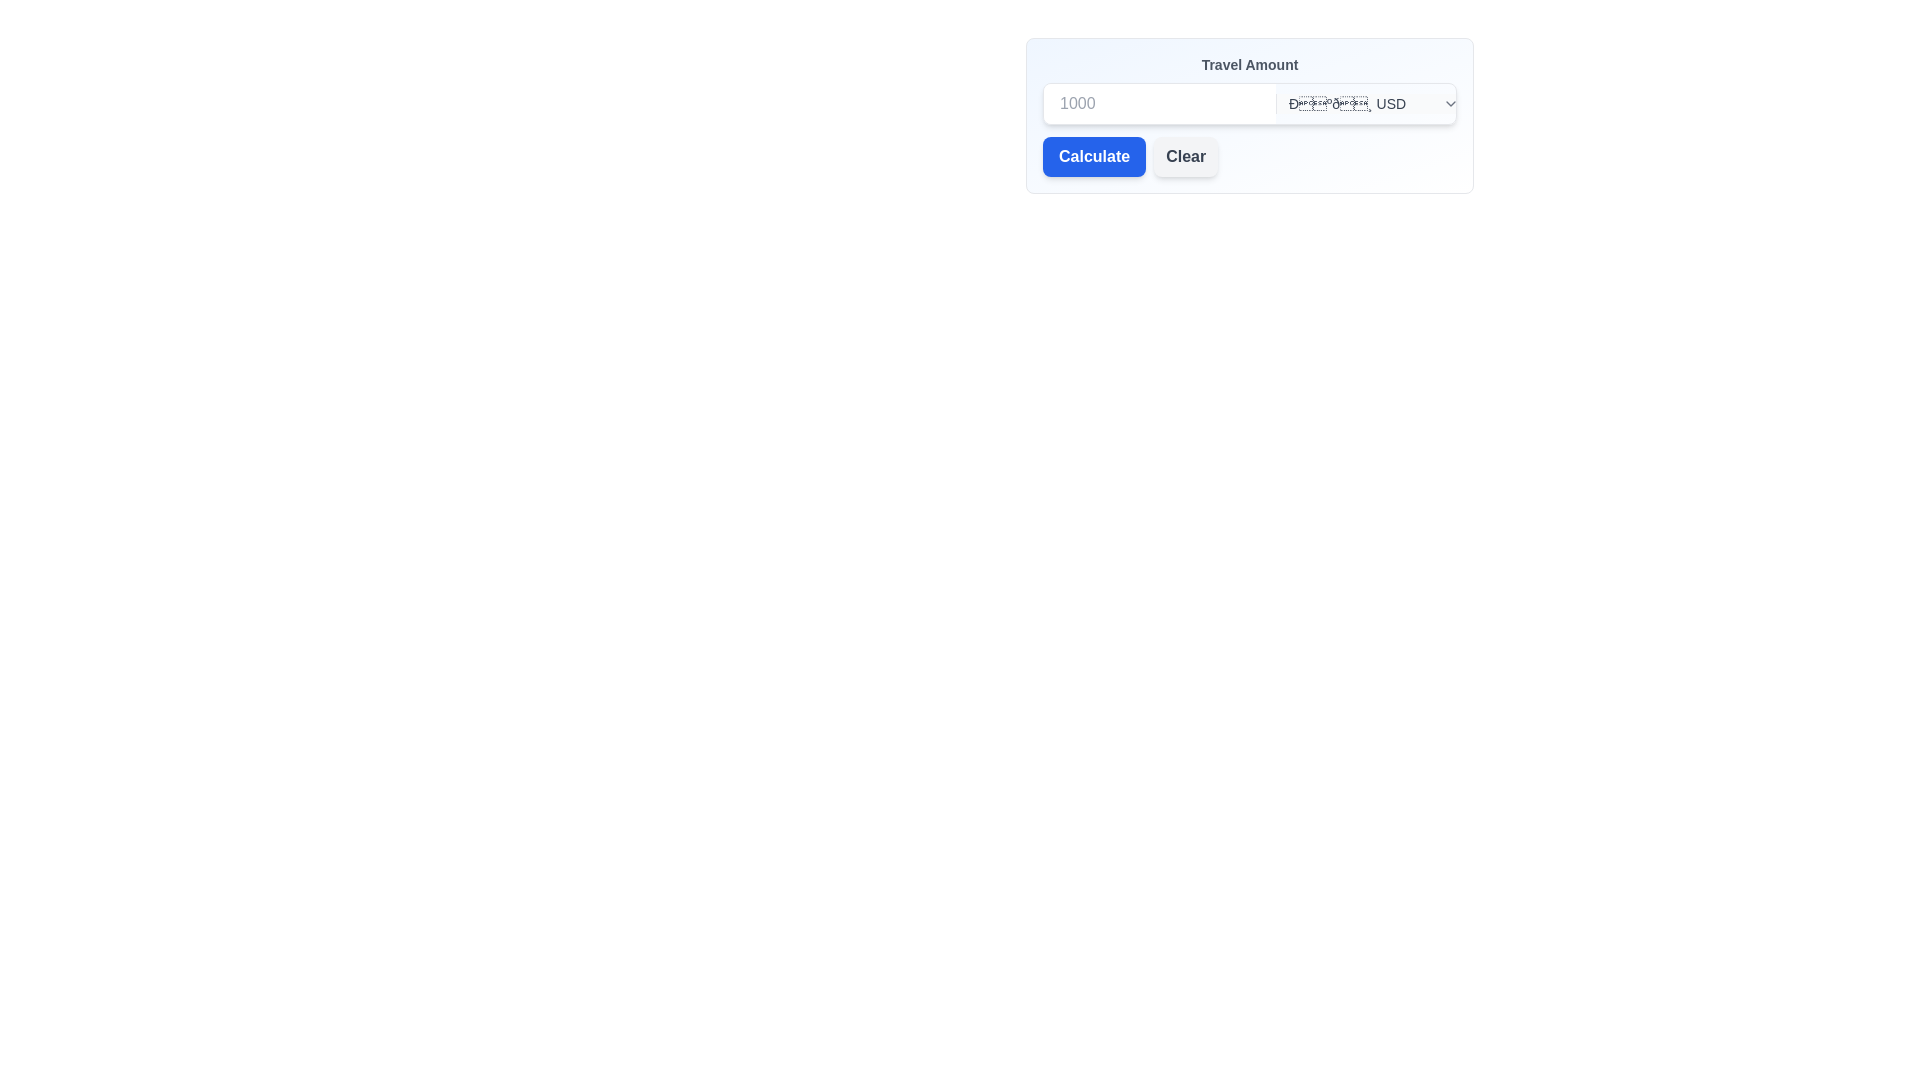 This screenshot has height=1080, width=1920. Describe the element at coordinates (1362, 104) in the screenshot. I see `an option from the expanded list of the currency dropdown menu located in the top-right portion of the interface within the 'Travel Amount' form` at that location.